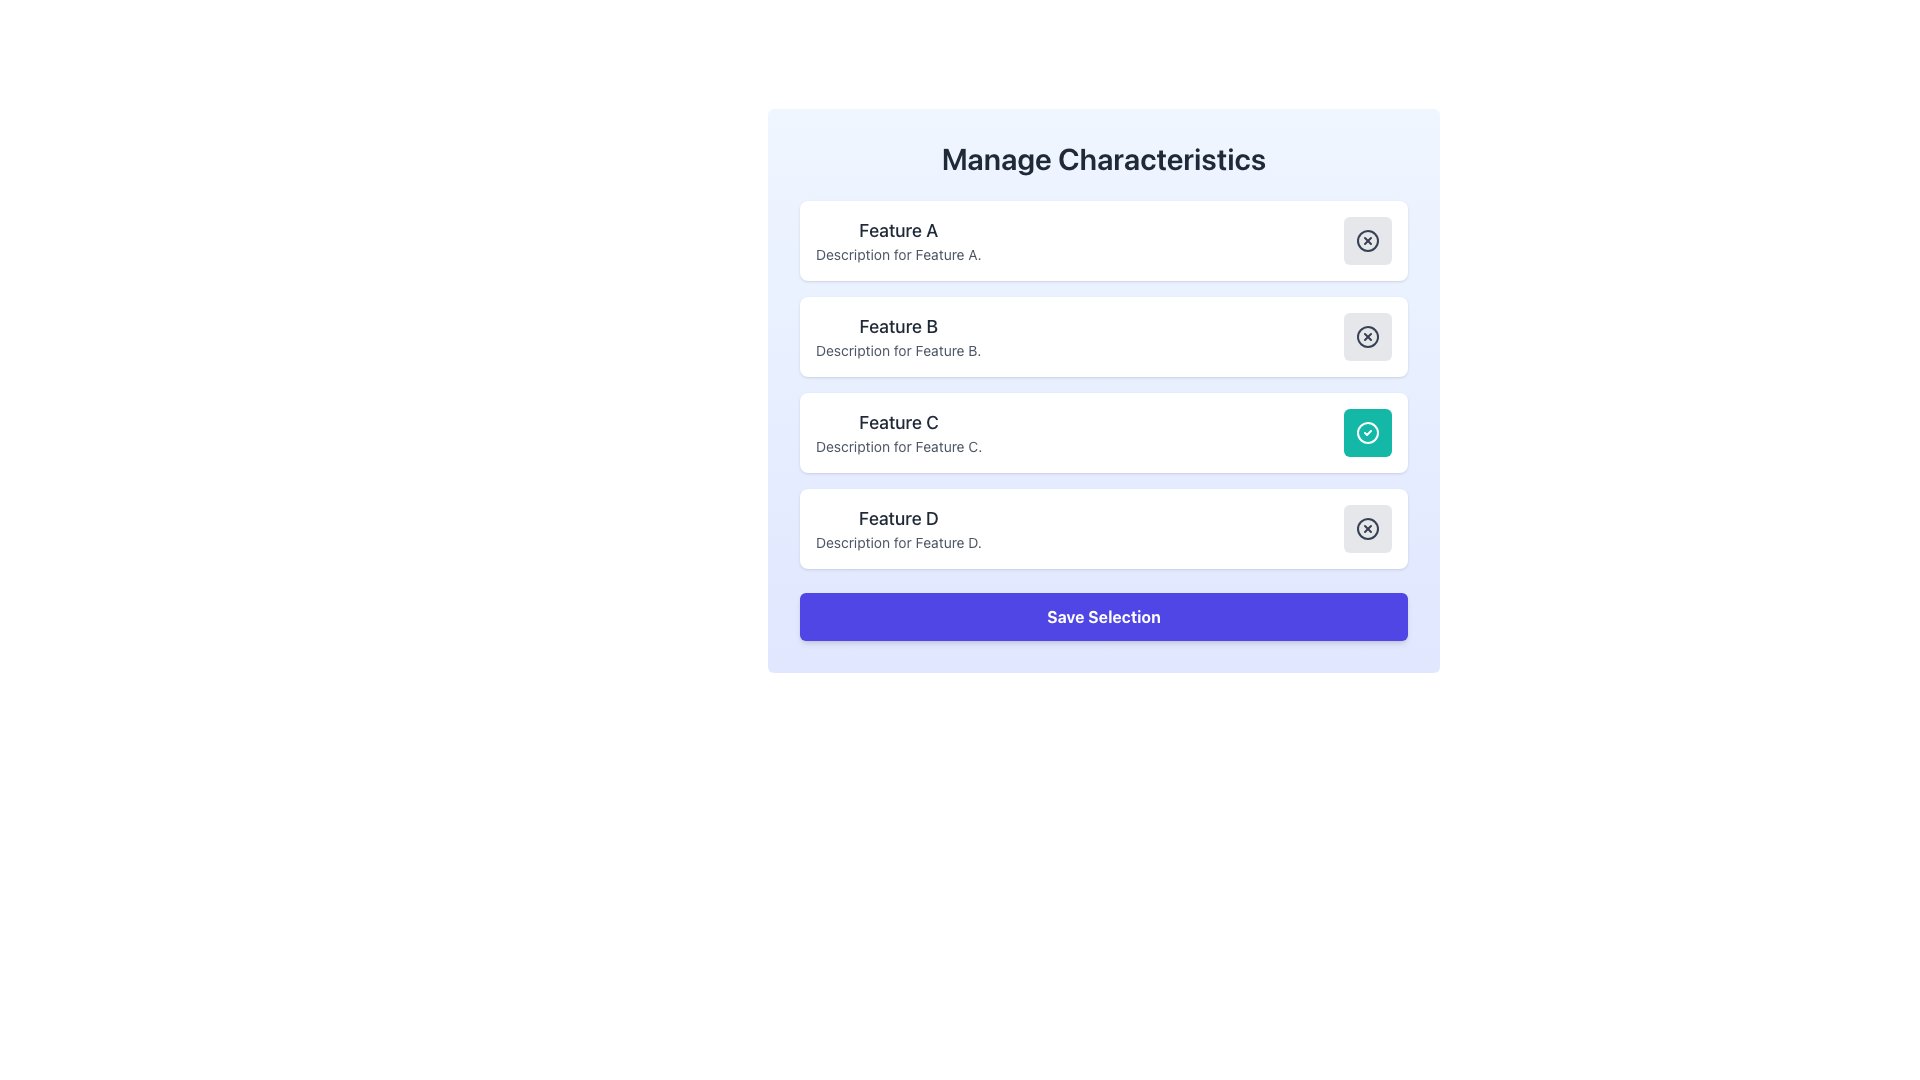 The image size is (1920, 1080). What do you see at coordinates (1103, 527) in the screenshot?
I see `the Interactive List Item displaying 'Feature D'` at bounding box center [1103, 527].